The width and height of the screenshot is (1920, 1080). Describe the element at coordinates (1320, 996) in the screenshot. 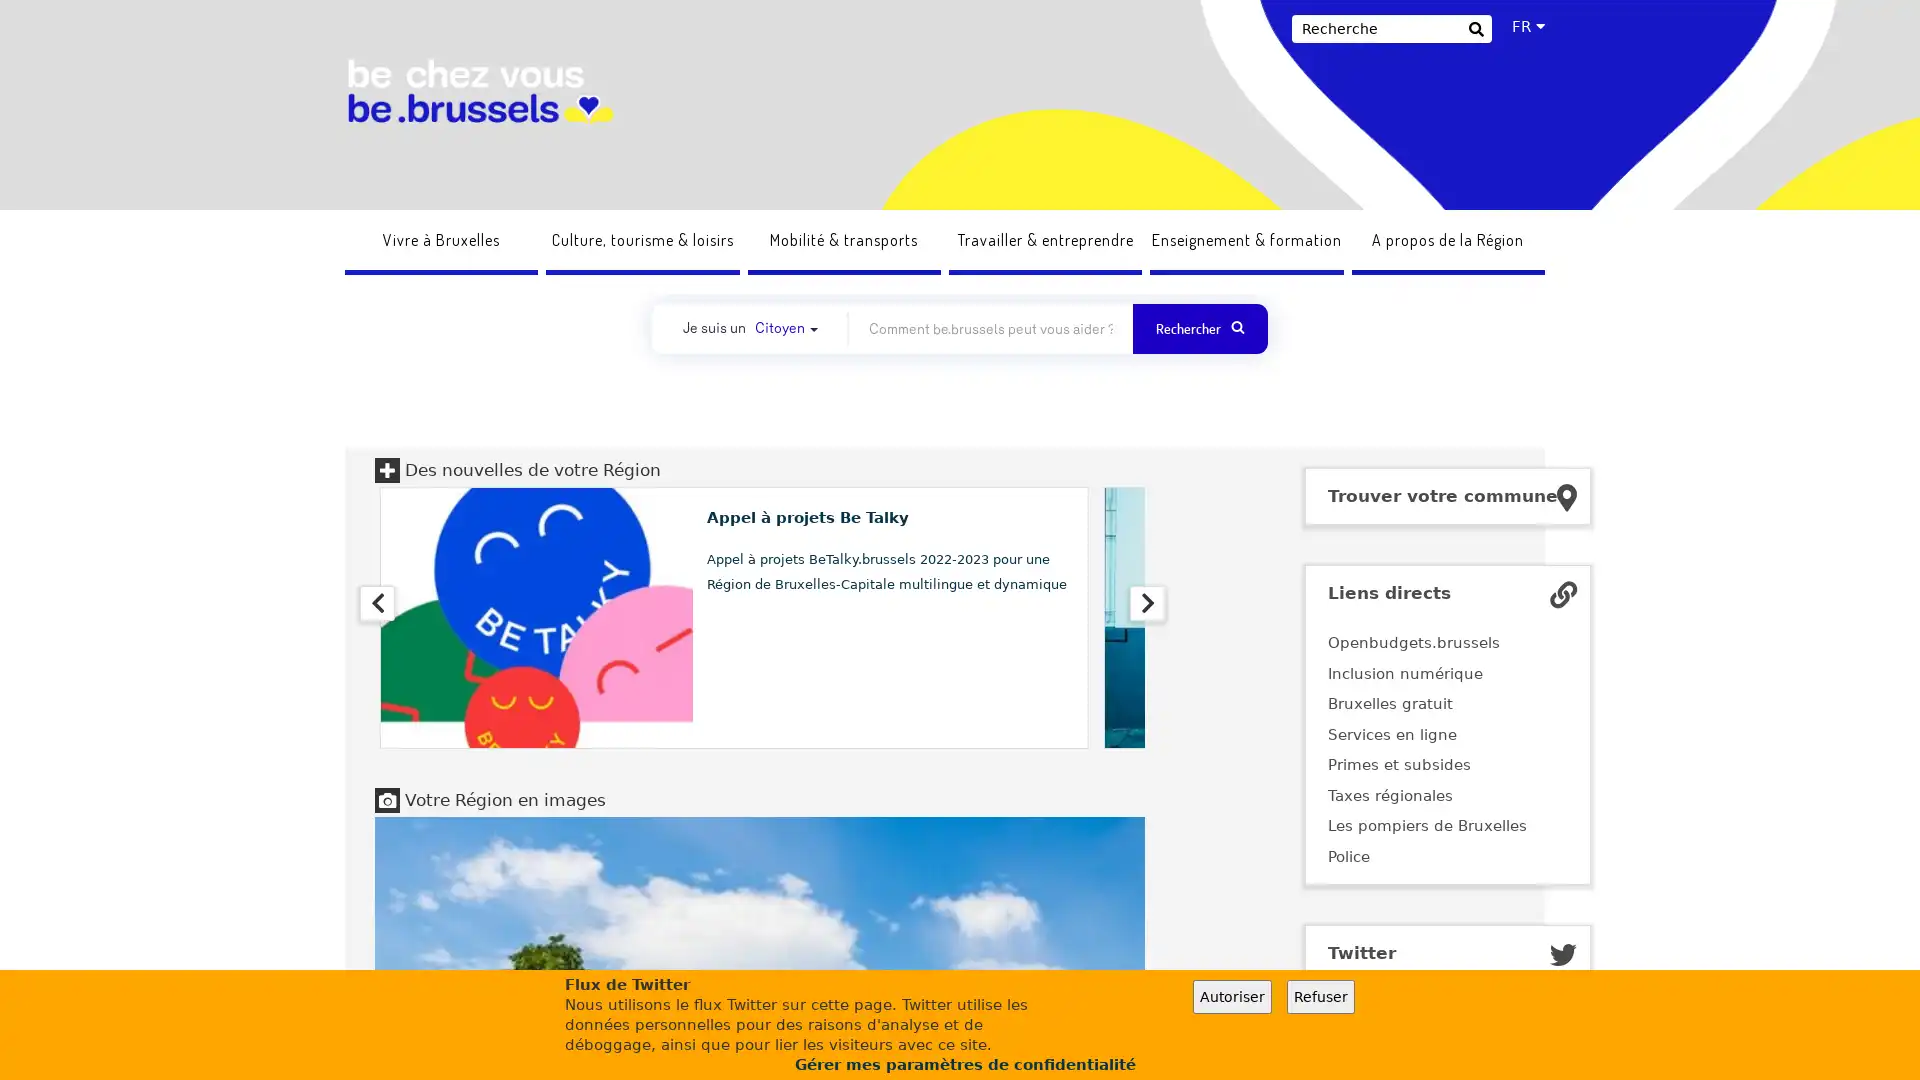

I see `Refuser` at that location.